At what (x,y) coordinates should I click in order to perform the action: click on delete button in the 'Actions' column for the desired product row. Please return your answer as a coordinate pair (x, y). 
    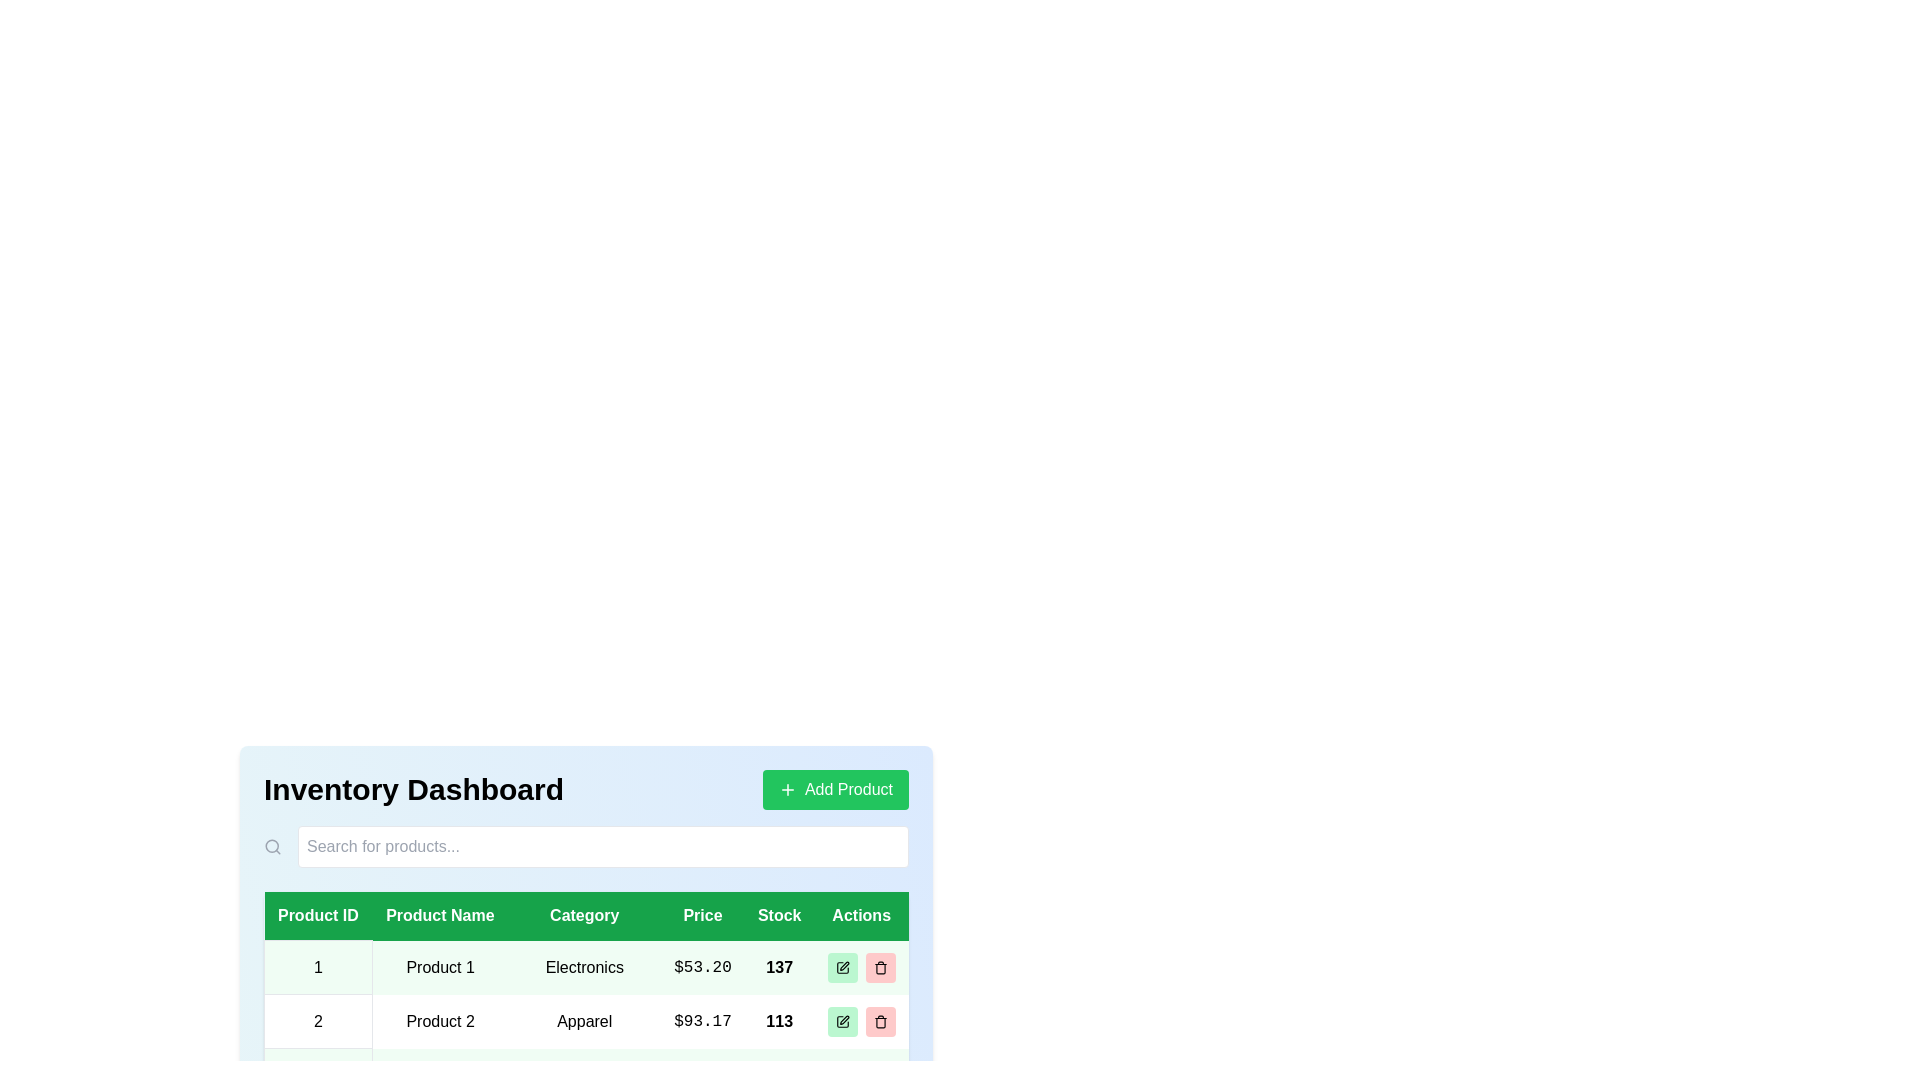
    Looking at the image, I should click on (880, 966).